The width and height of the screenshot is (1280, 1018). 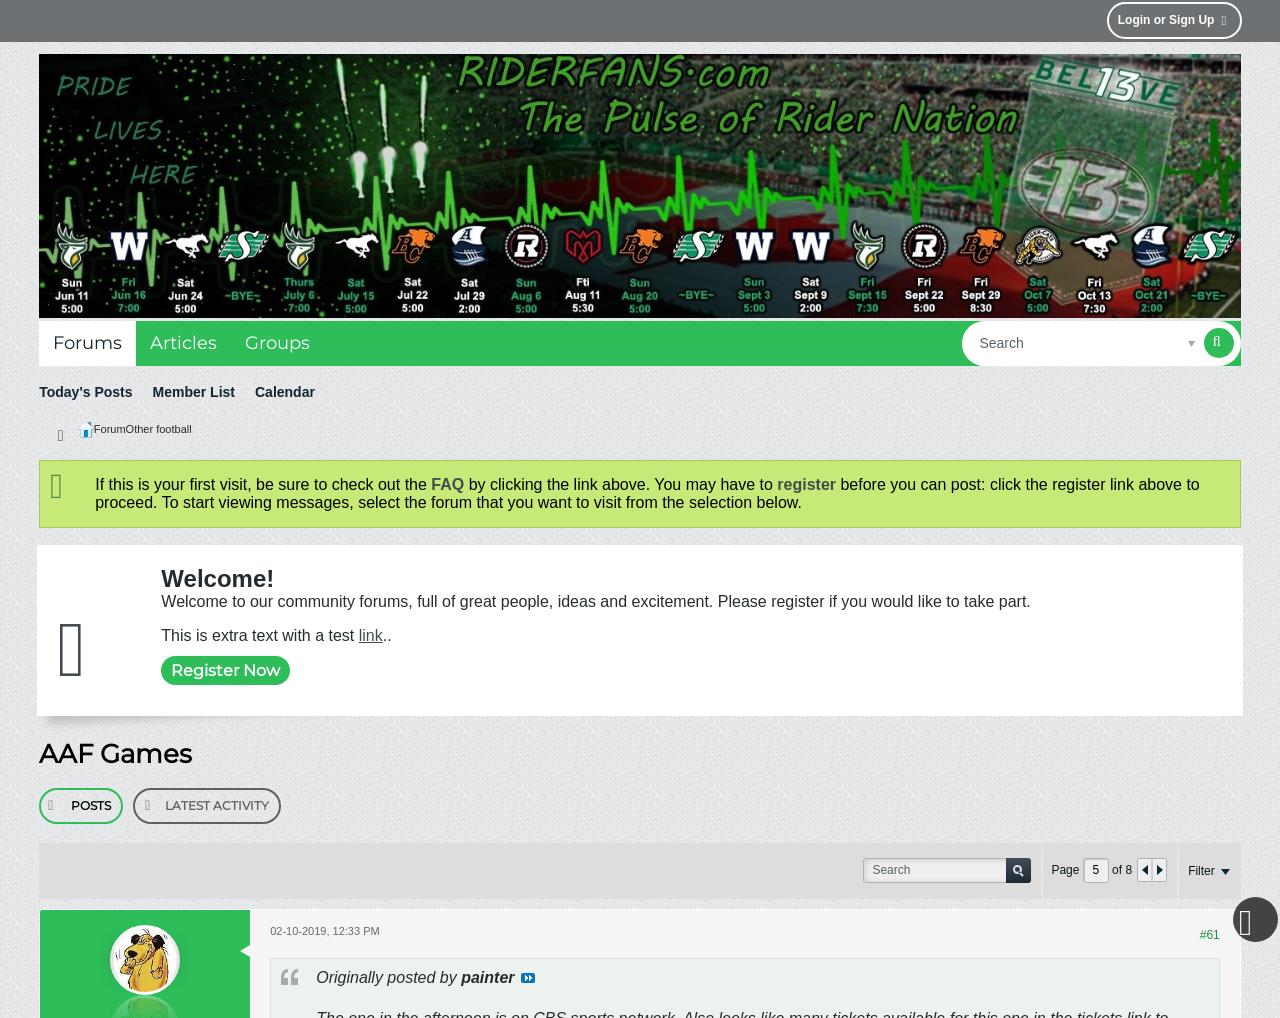 I want to click on 'AAF Games', so click(x=39, y=752).